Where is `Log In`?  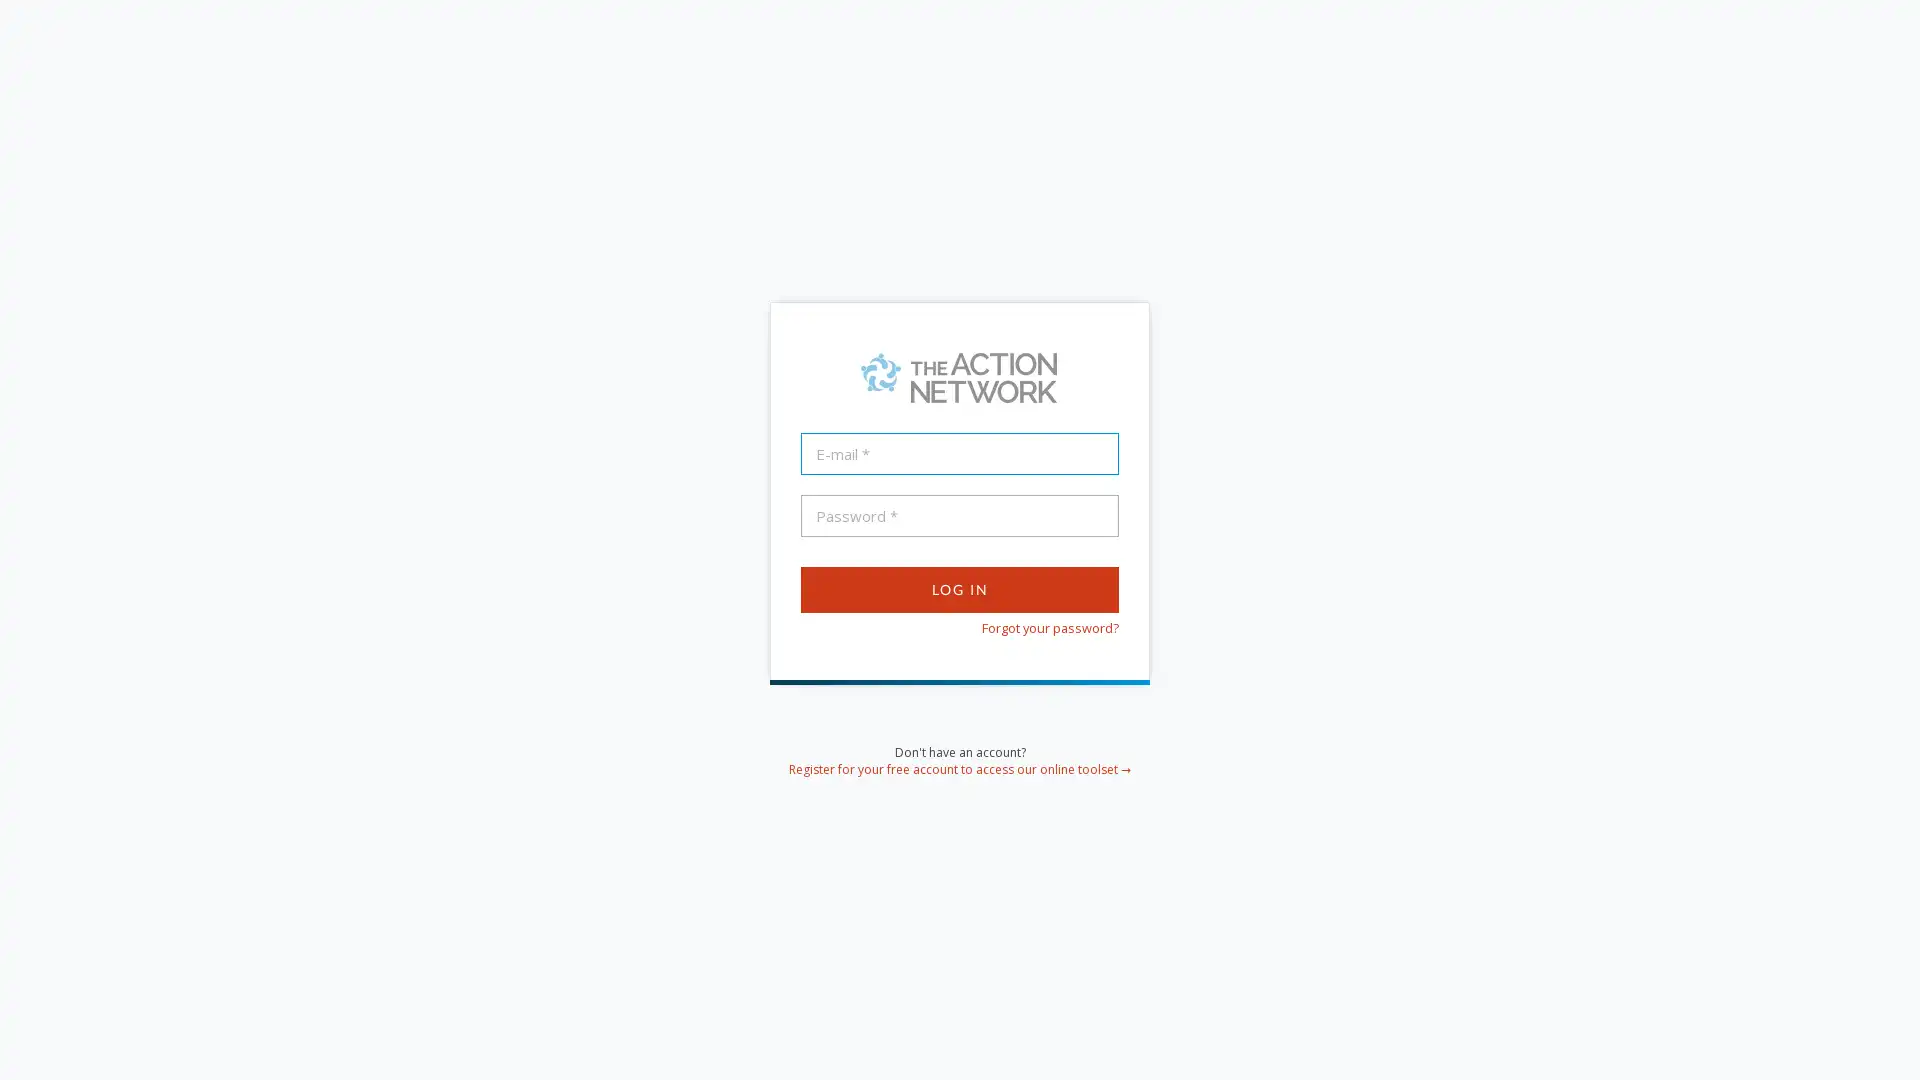
Log In is located at coordinates (960, 588).